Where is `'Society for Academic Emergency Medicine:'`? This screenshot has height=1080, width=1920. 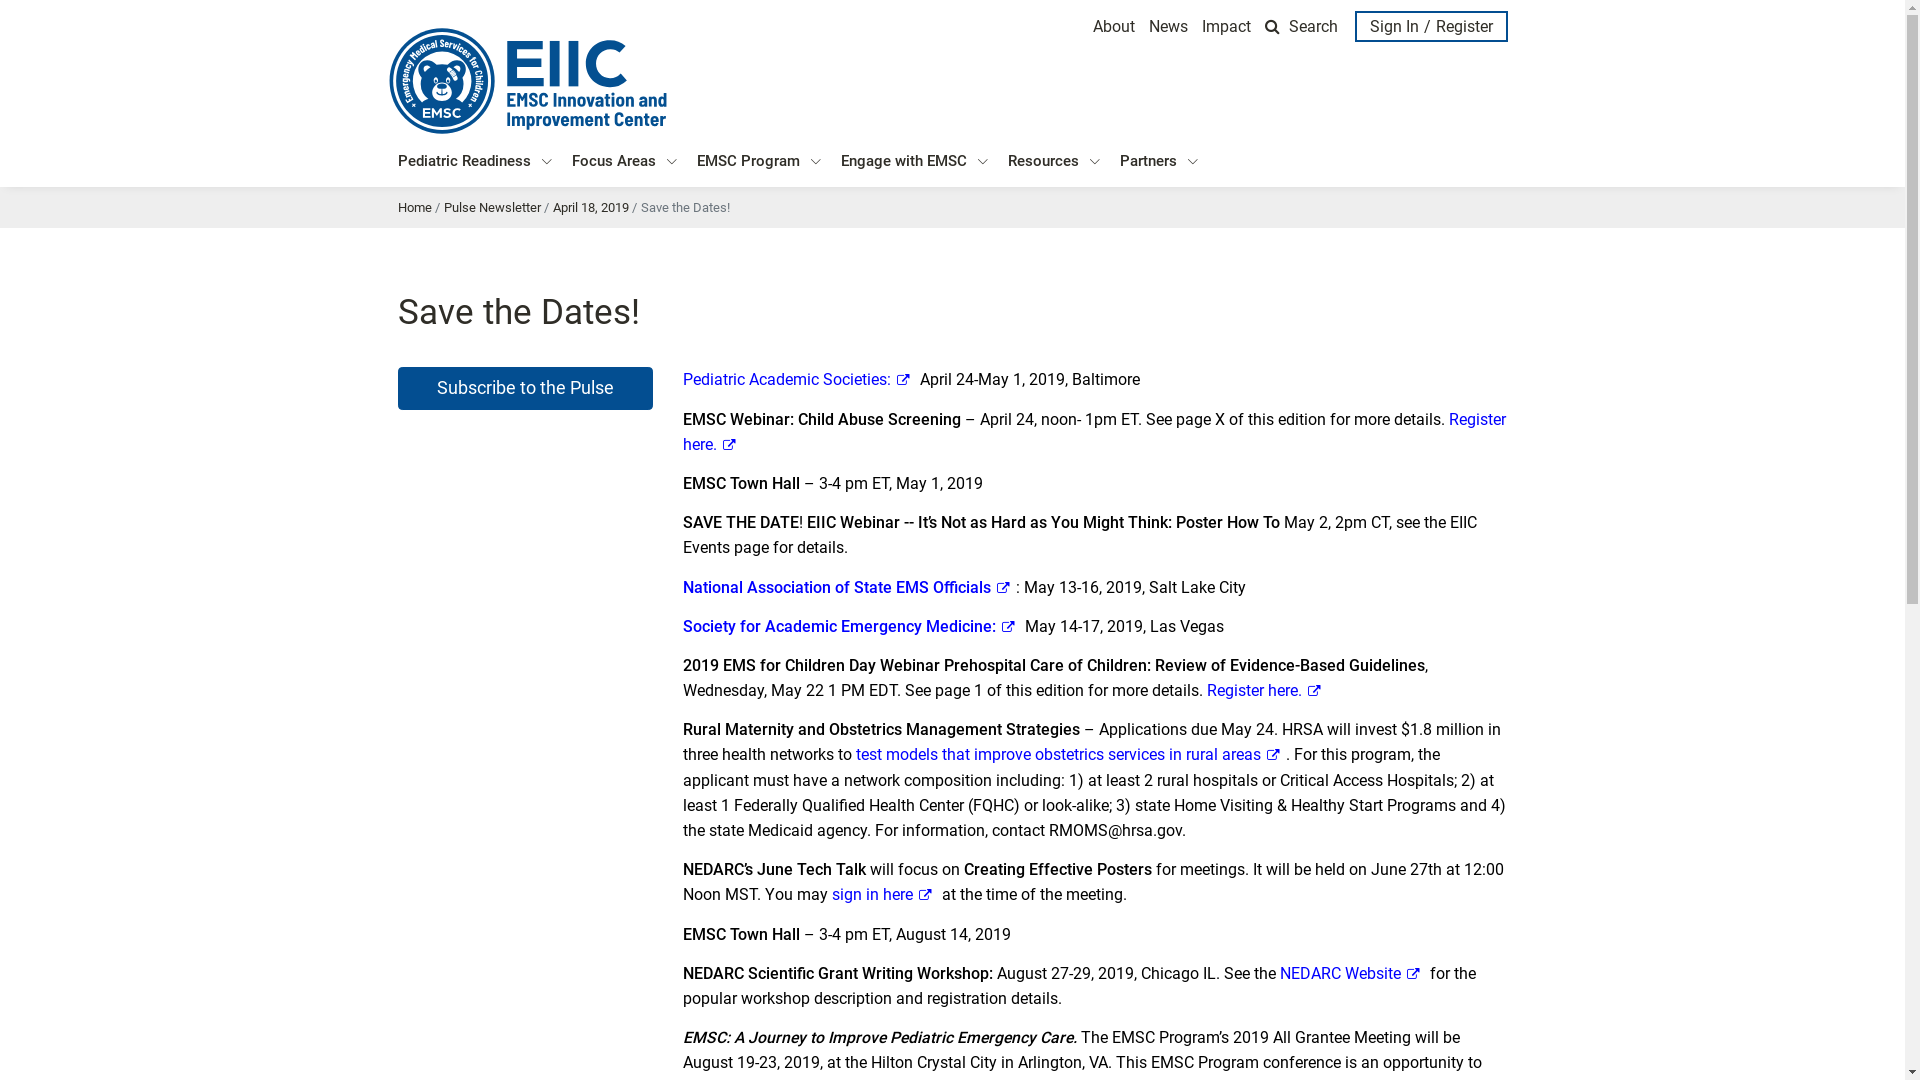
'Society for Academic Emergency Medicine:' is located at coordinates (851, 625).